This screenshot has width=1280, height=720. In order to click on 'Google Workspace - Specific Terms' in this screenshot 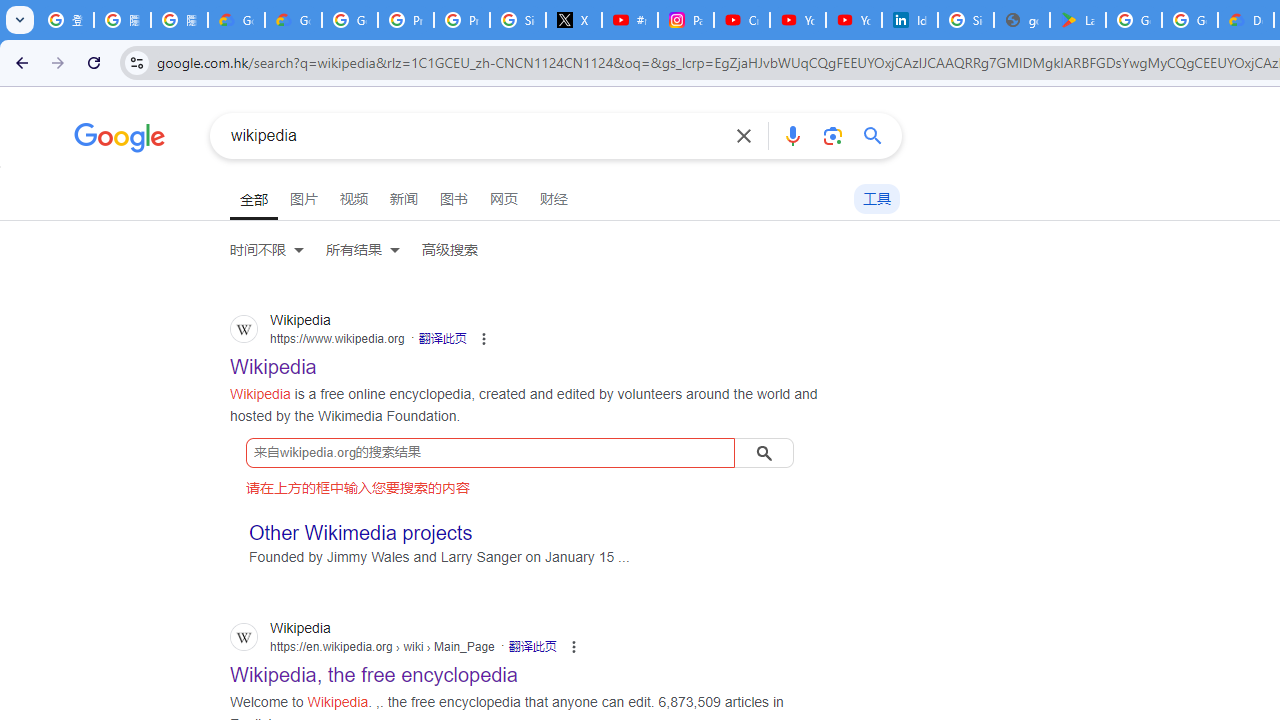, I will do `click(1190, 20)`.